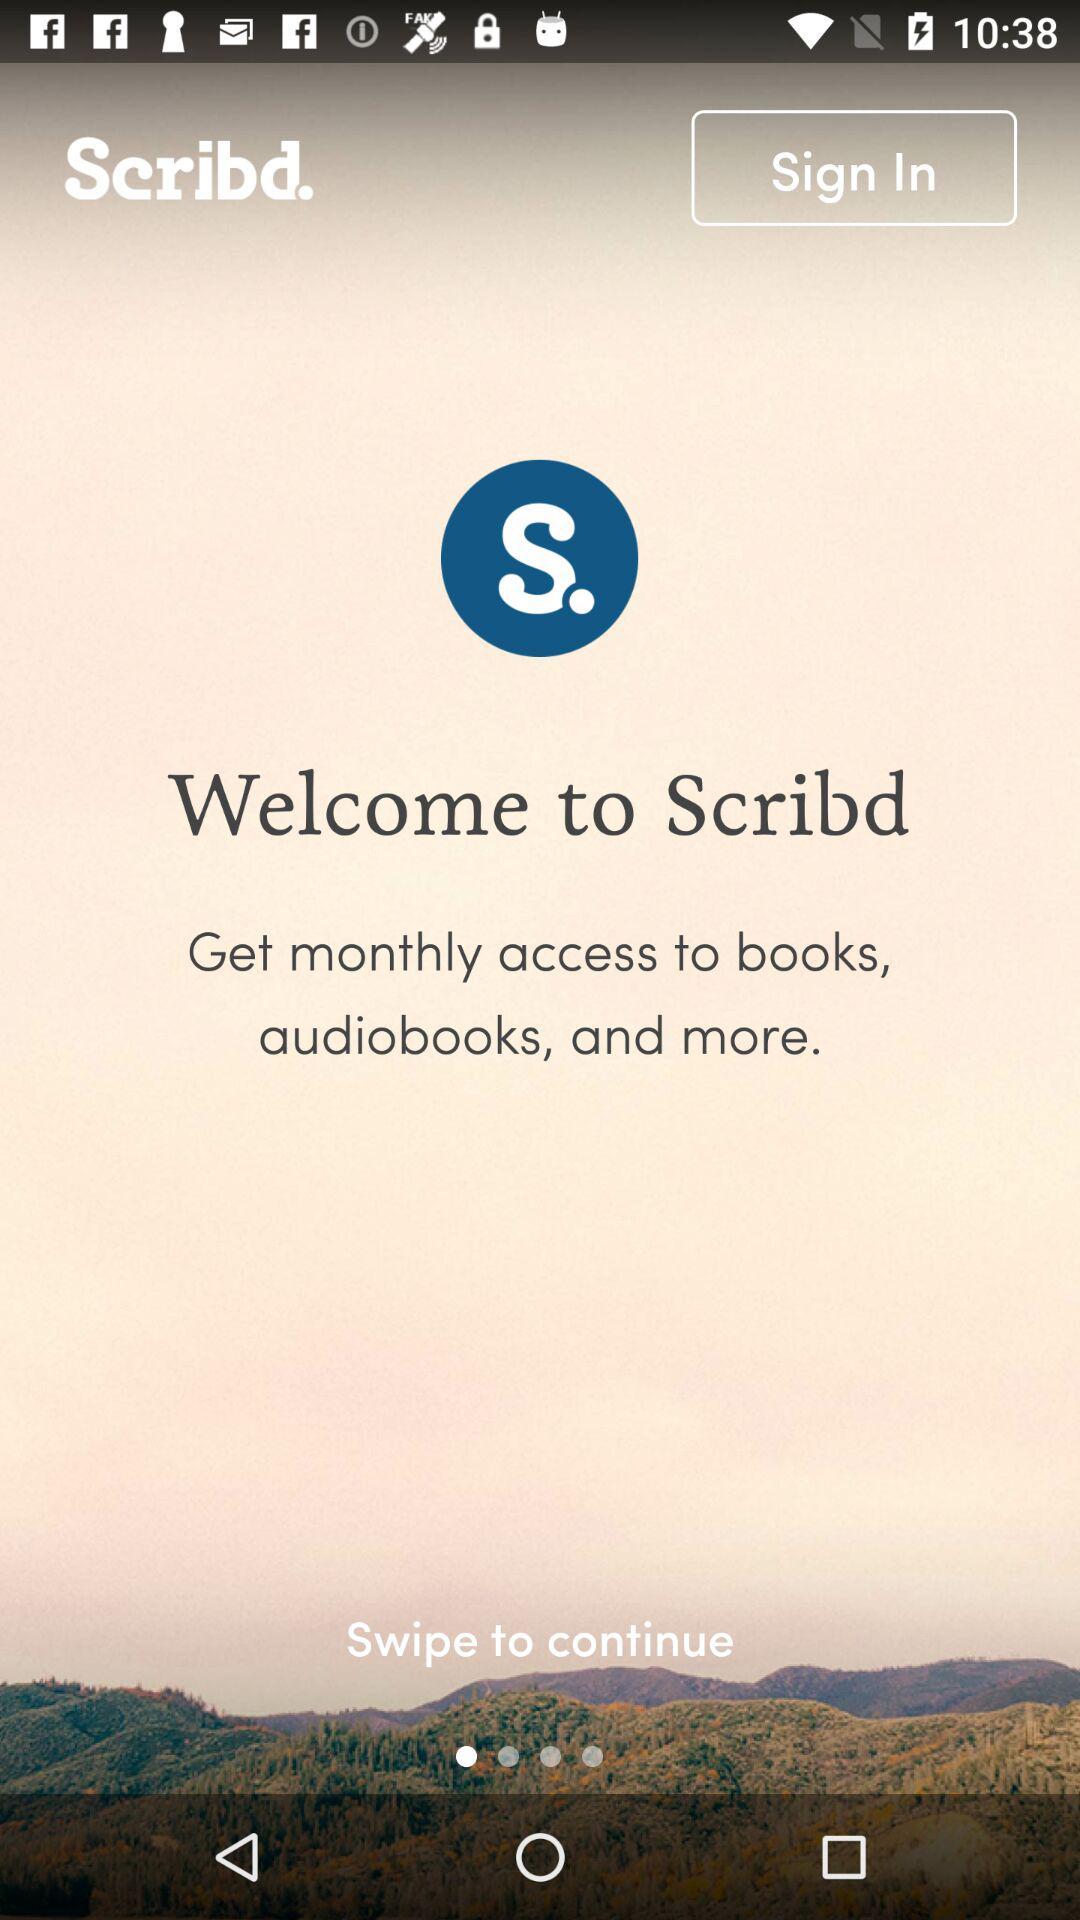  I want to click on the item above welcome to scribd item, so click(854, 168).